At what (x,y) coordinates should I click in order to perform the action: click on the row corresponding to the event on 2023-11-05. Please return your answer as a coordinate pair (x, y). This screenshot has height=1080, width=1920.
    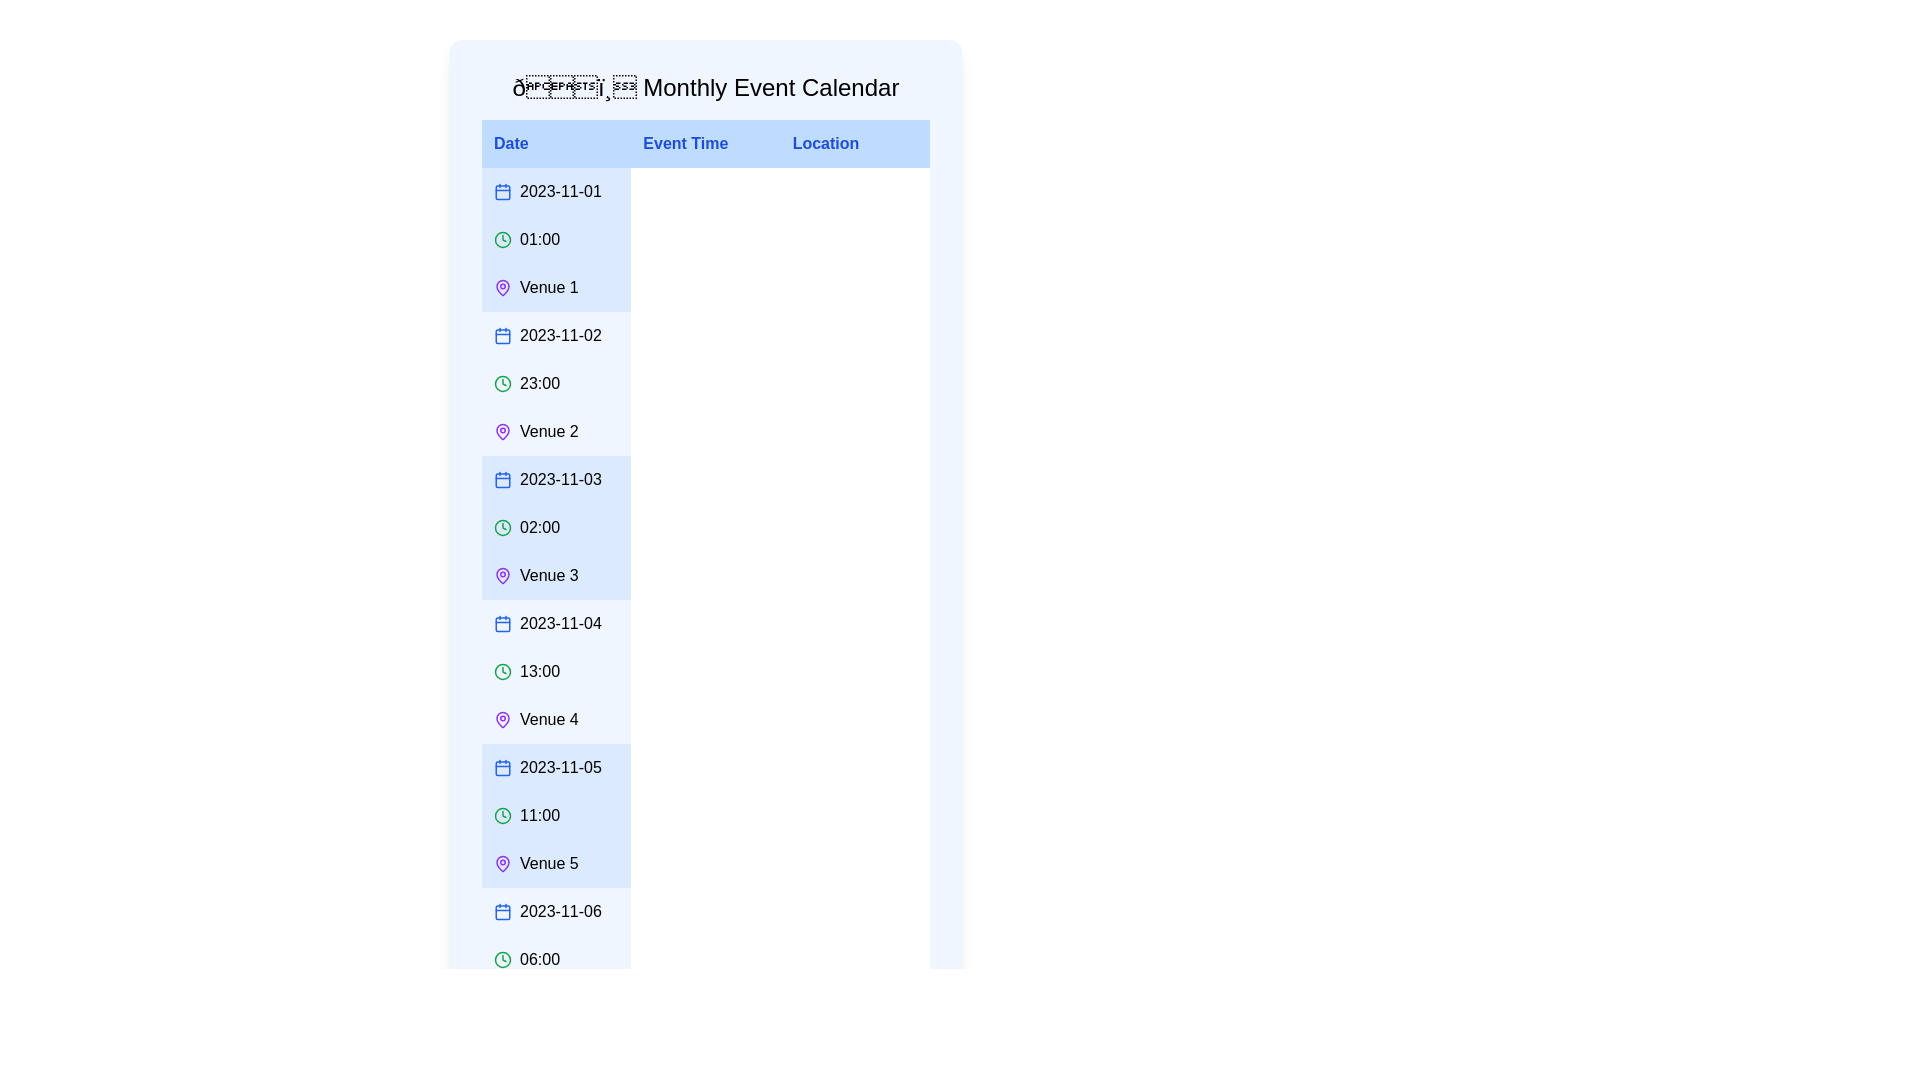
    Looking at the image, I should click on (705, 816).